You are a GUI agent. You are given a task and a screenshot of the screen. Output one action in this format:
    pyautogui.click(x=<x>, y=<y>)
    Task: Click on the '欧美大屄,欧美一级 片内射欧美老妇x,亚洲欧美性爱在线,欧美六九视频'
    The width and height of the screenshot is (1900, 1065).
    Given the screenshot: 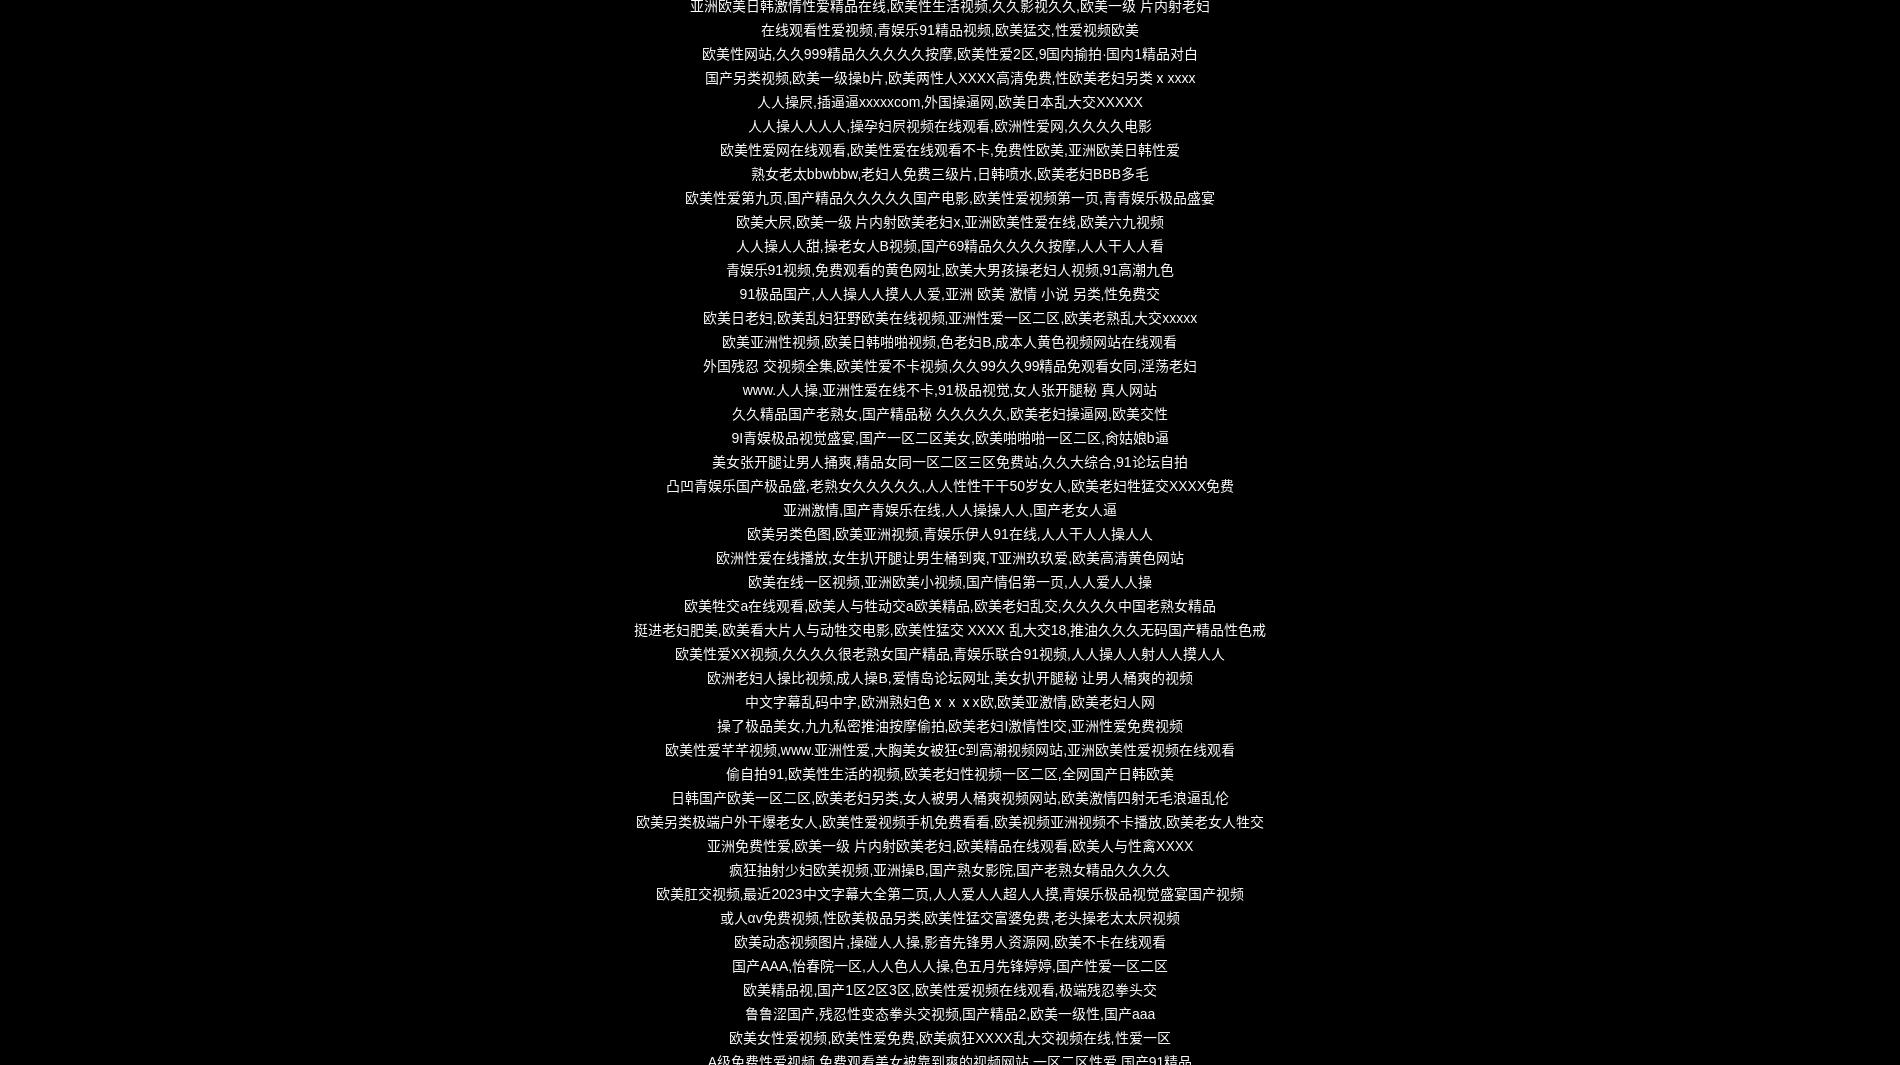 What is the action you would take?
    pyautogui.click(x=948, y=221)
    